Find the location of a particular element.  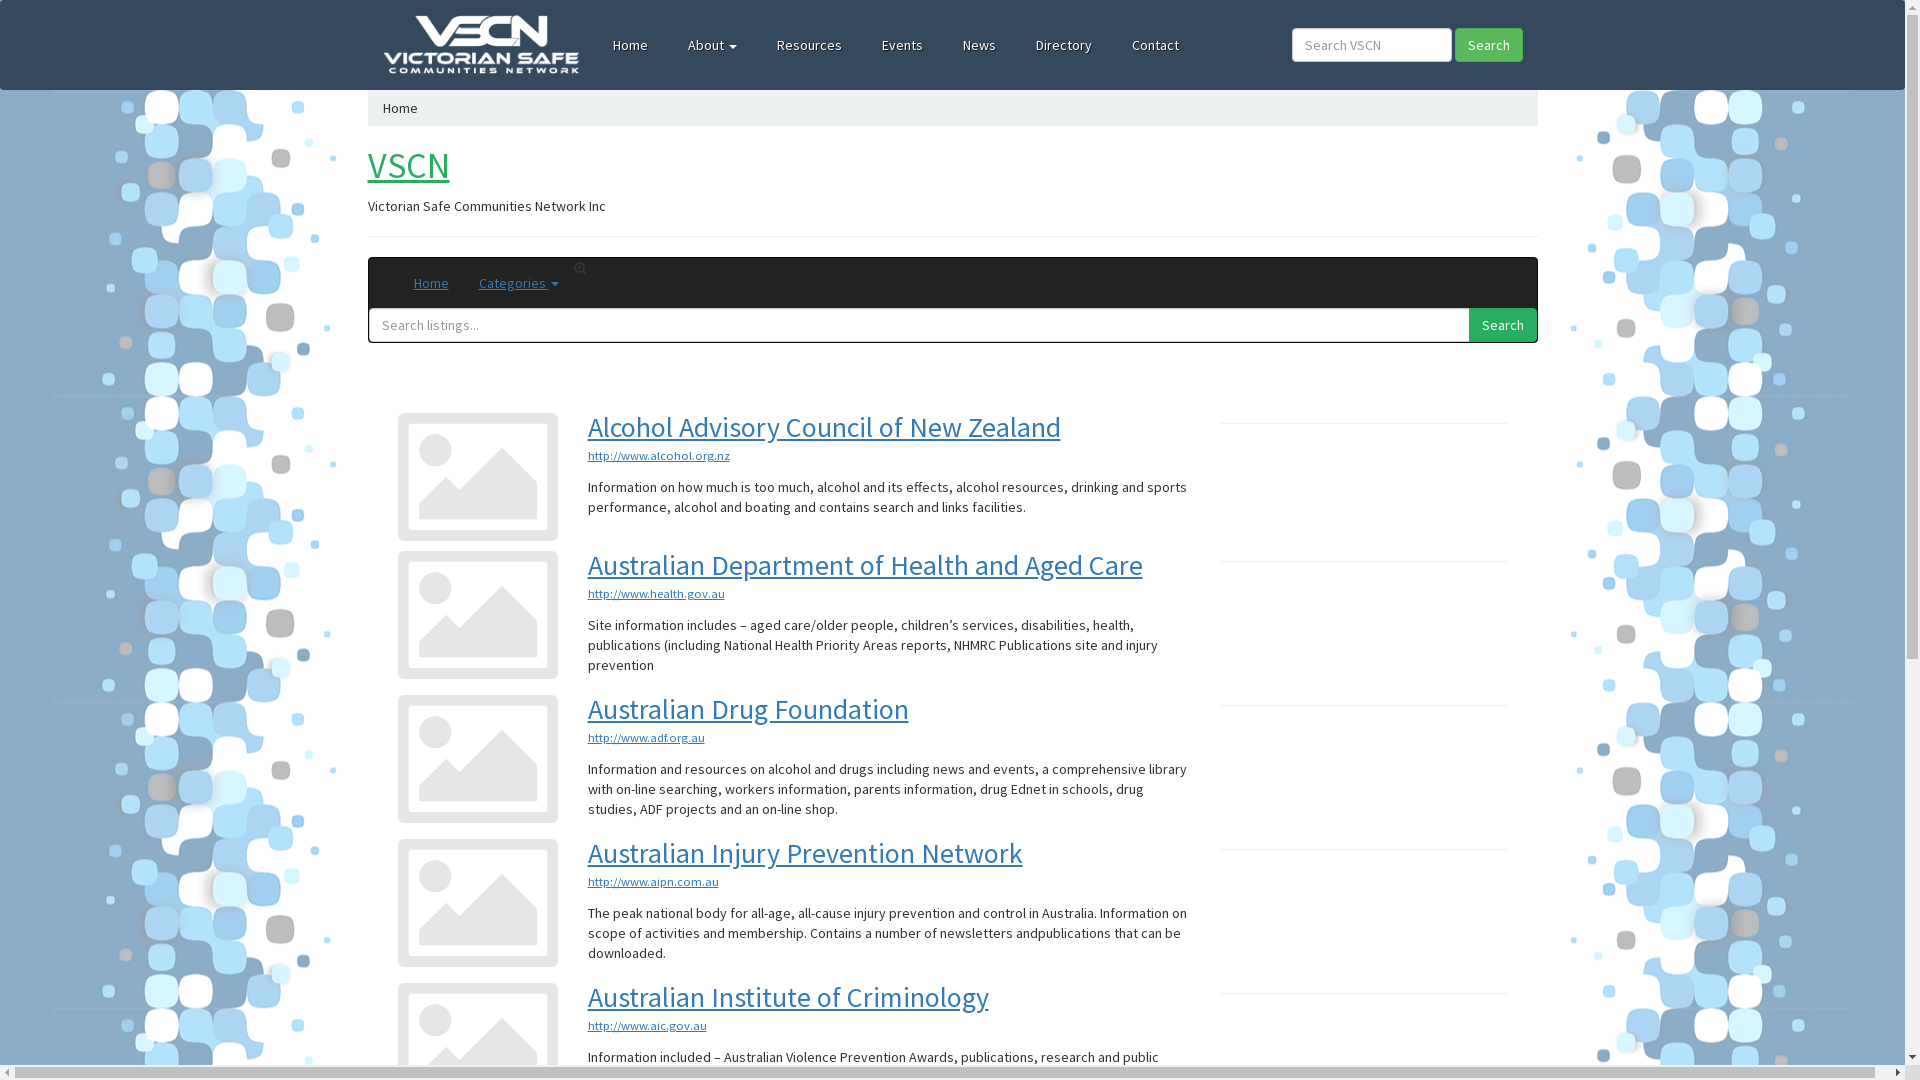

'http://www.health.gov.au' is located at coordinates (656, 592).